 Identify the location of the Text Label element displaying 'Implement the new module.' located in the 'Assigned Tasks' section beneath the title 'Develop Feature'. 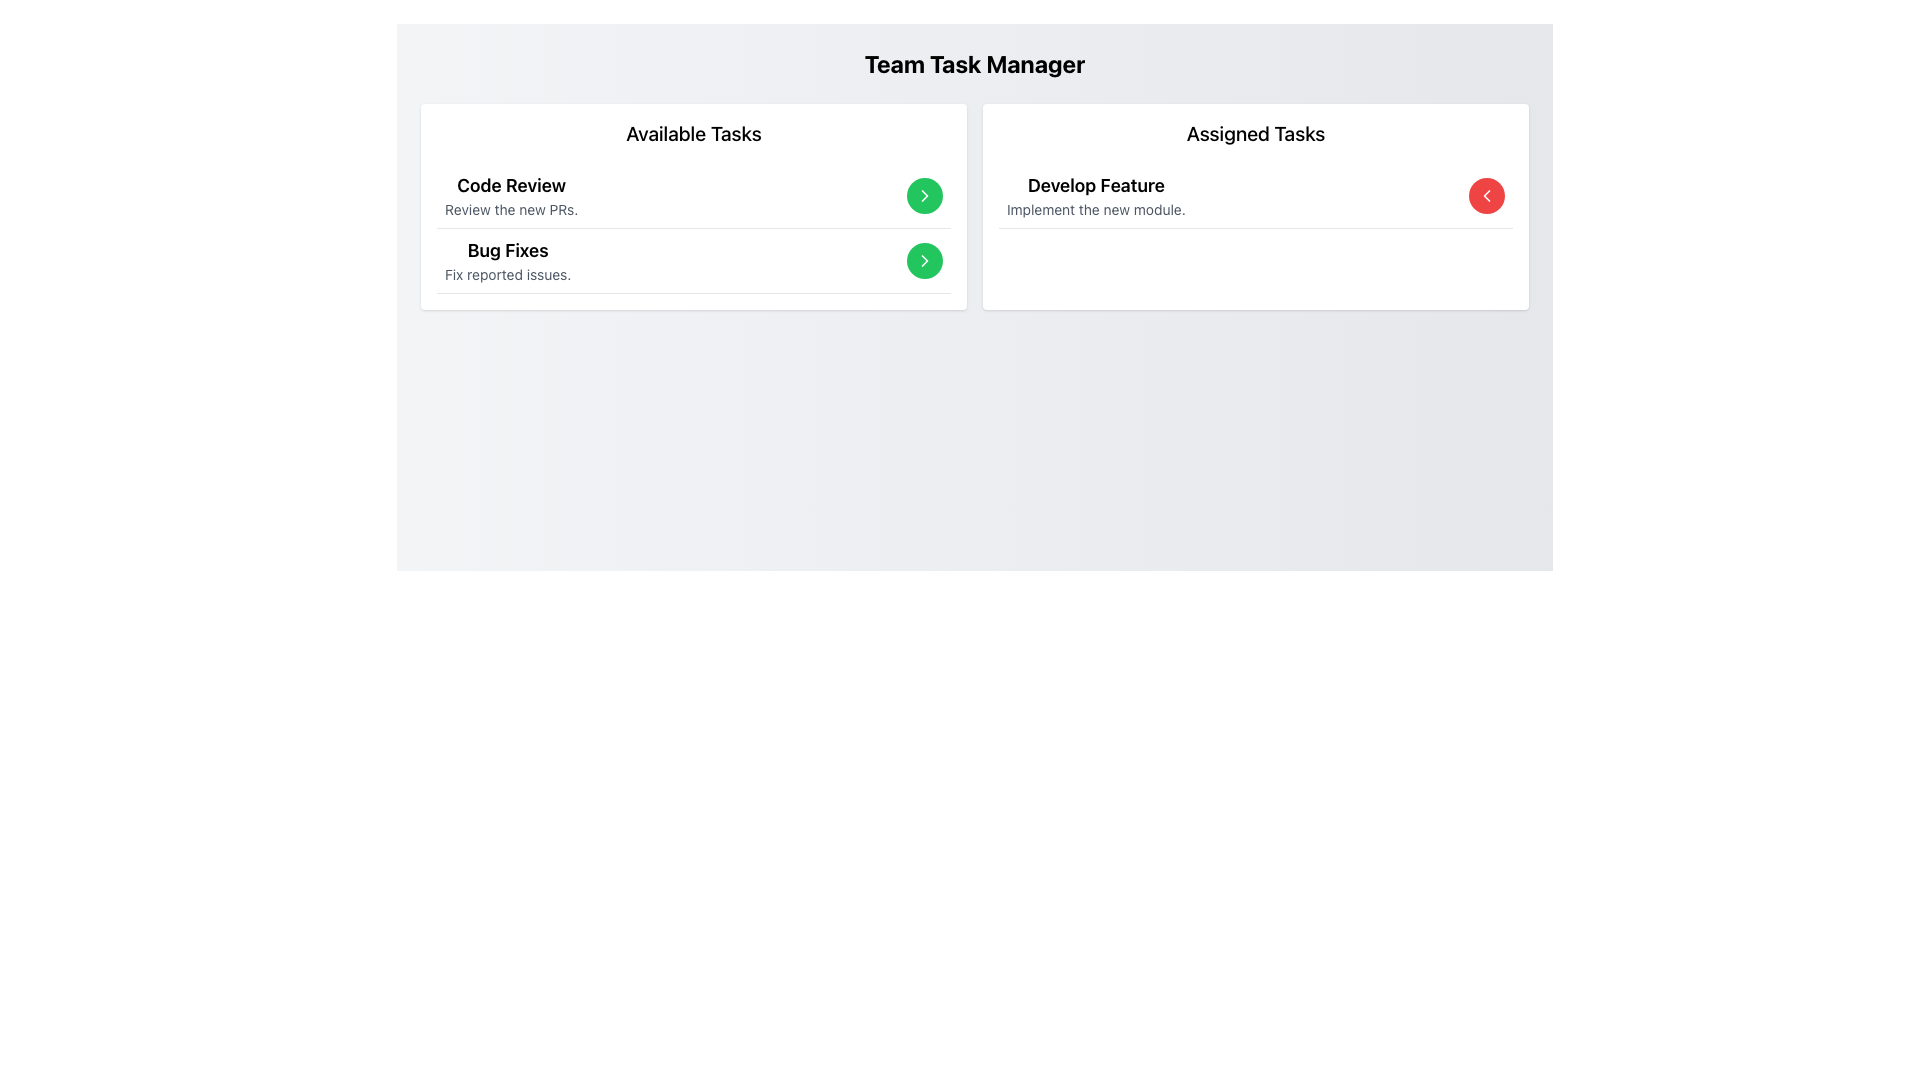
(1095, 209).